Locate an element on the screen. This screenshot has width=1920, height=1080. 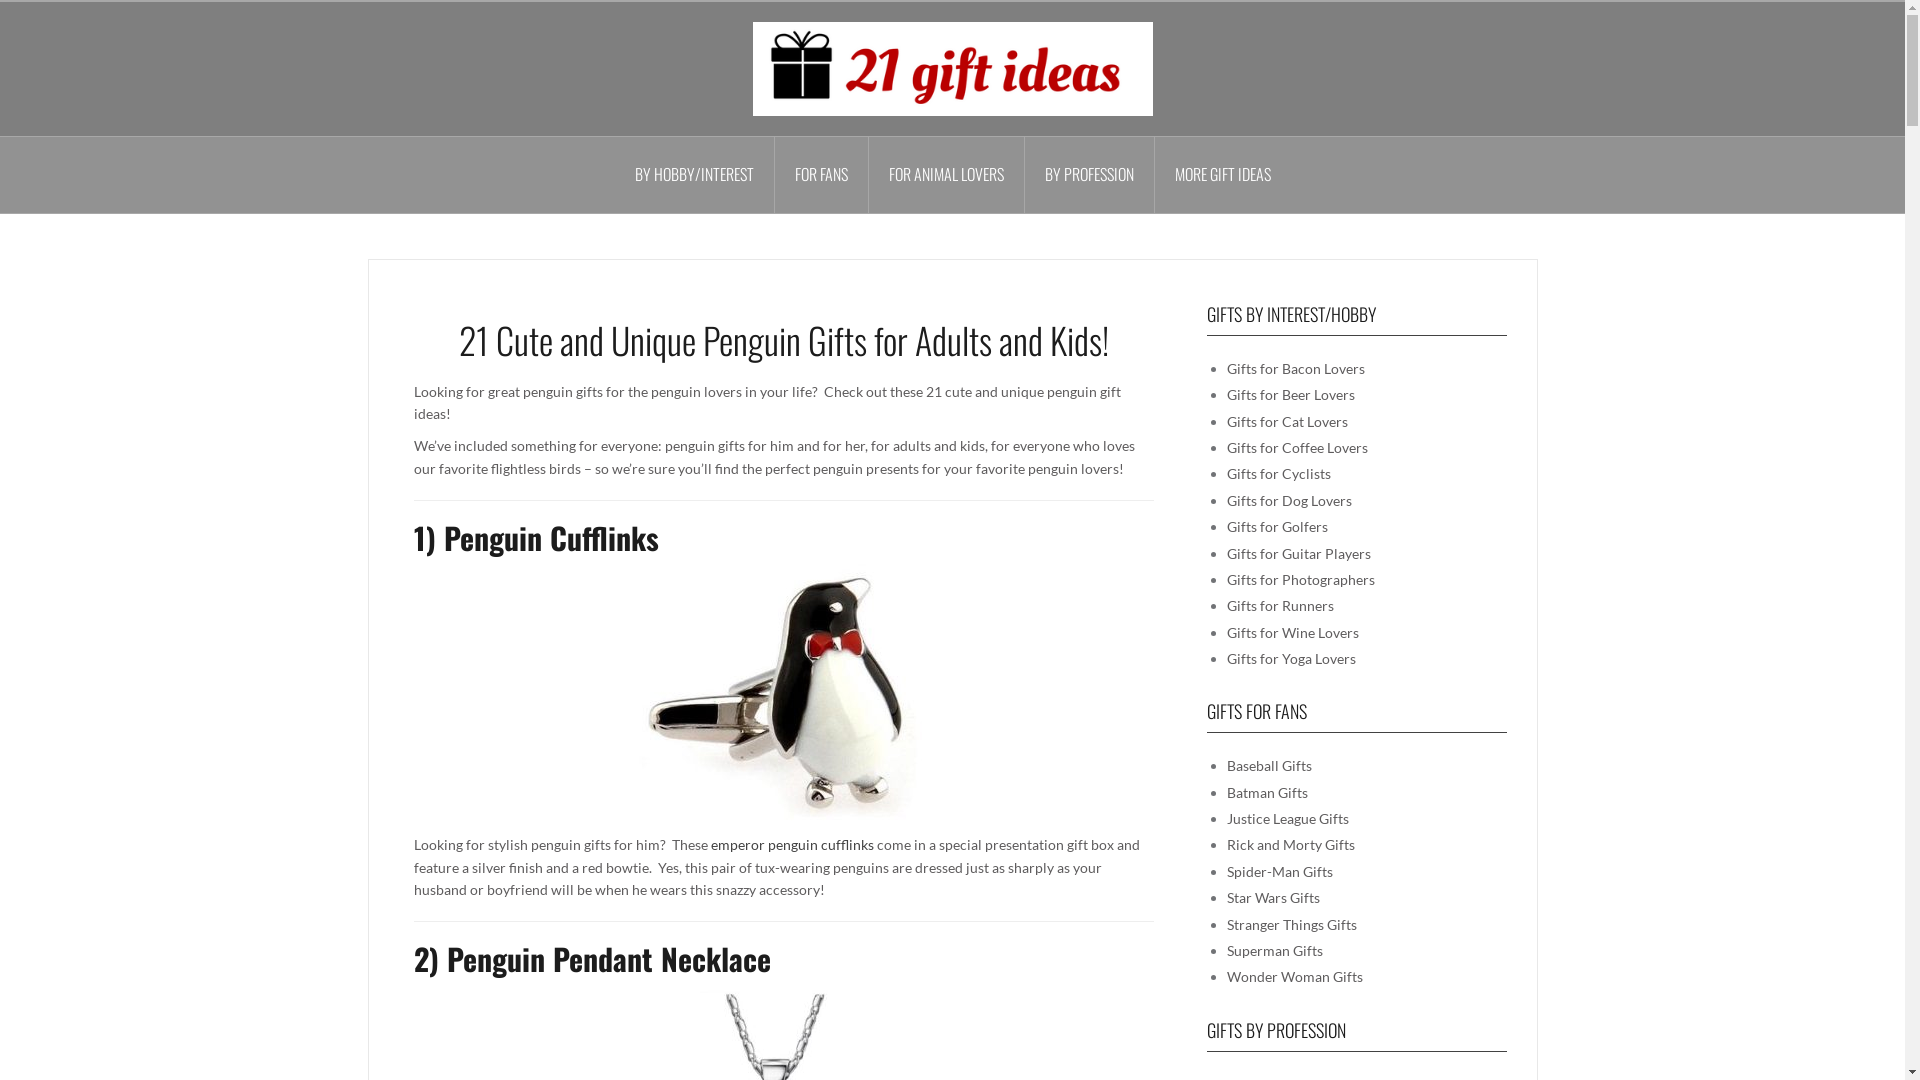
'FOR FANS' is located at coordinates (820, 173).